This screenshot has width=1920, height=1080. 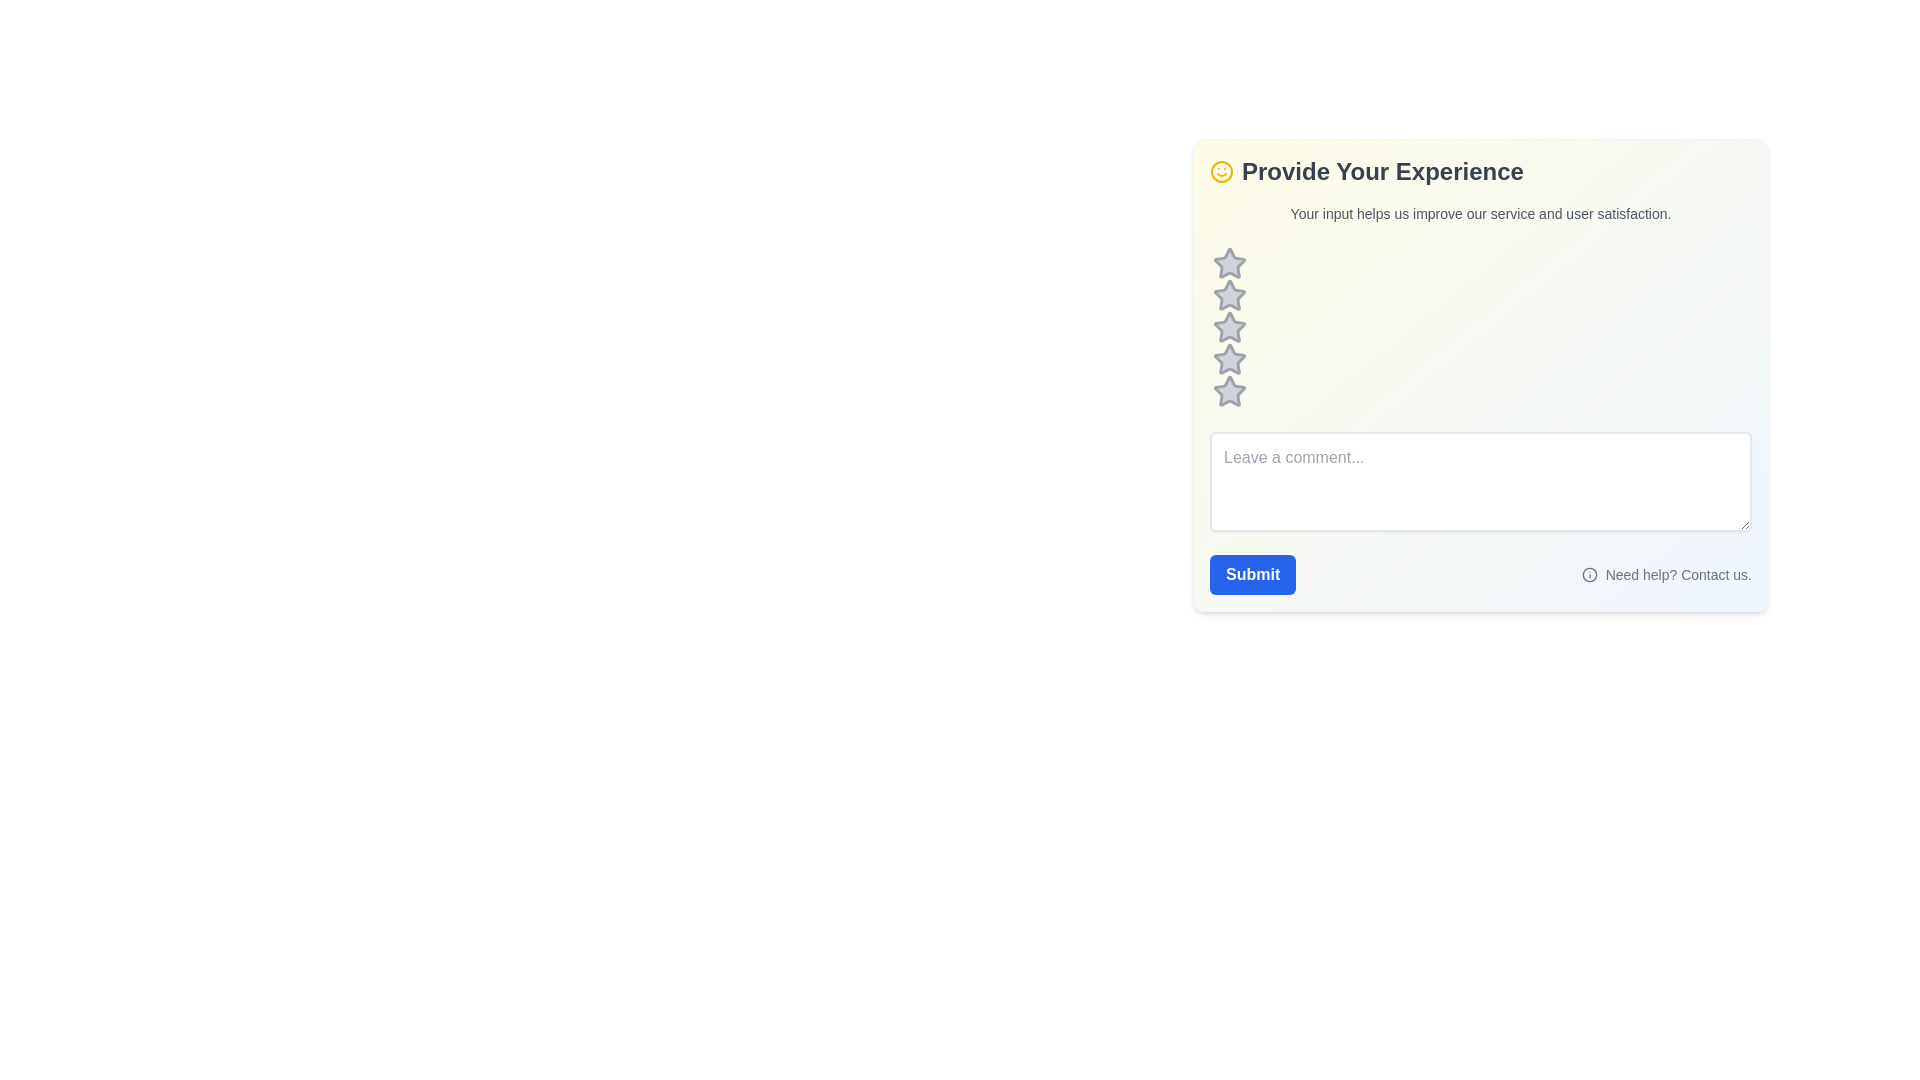 What do you see at coordinates (1481, 213) in the screenshot?
I see `the static text label displaying 'Your input helps us improve our service and user satisfaction.' which is located beneath the heading 'Provide Your Experience'` at bounding box center [1481, 213].